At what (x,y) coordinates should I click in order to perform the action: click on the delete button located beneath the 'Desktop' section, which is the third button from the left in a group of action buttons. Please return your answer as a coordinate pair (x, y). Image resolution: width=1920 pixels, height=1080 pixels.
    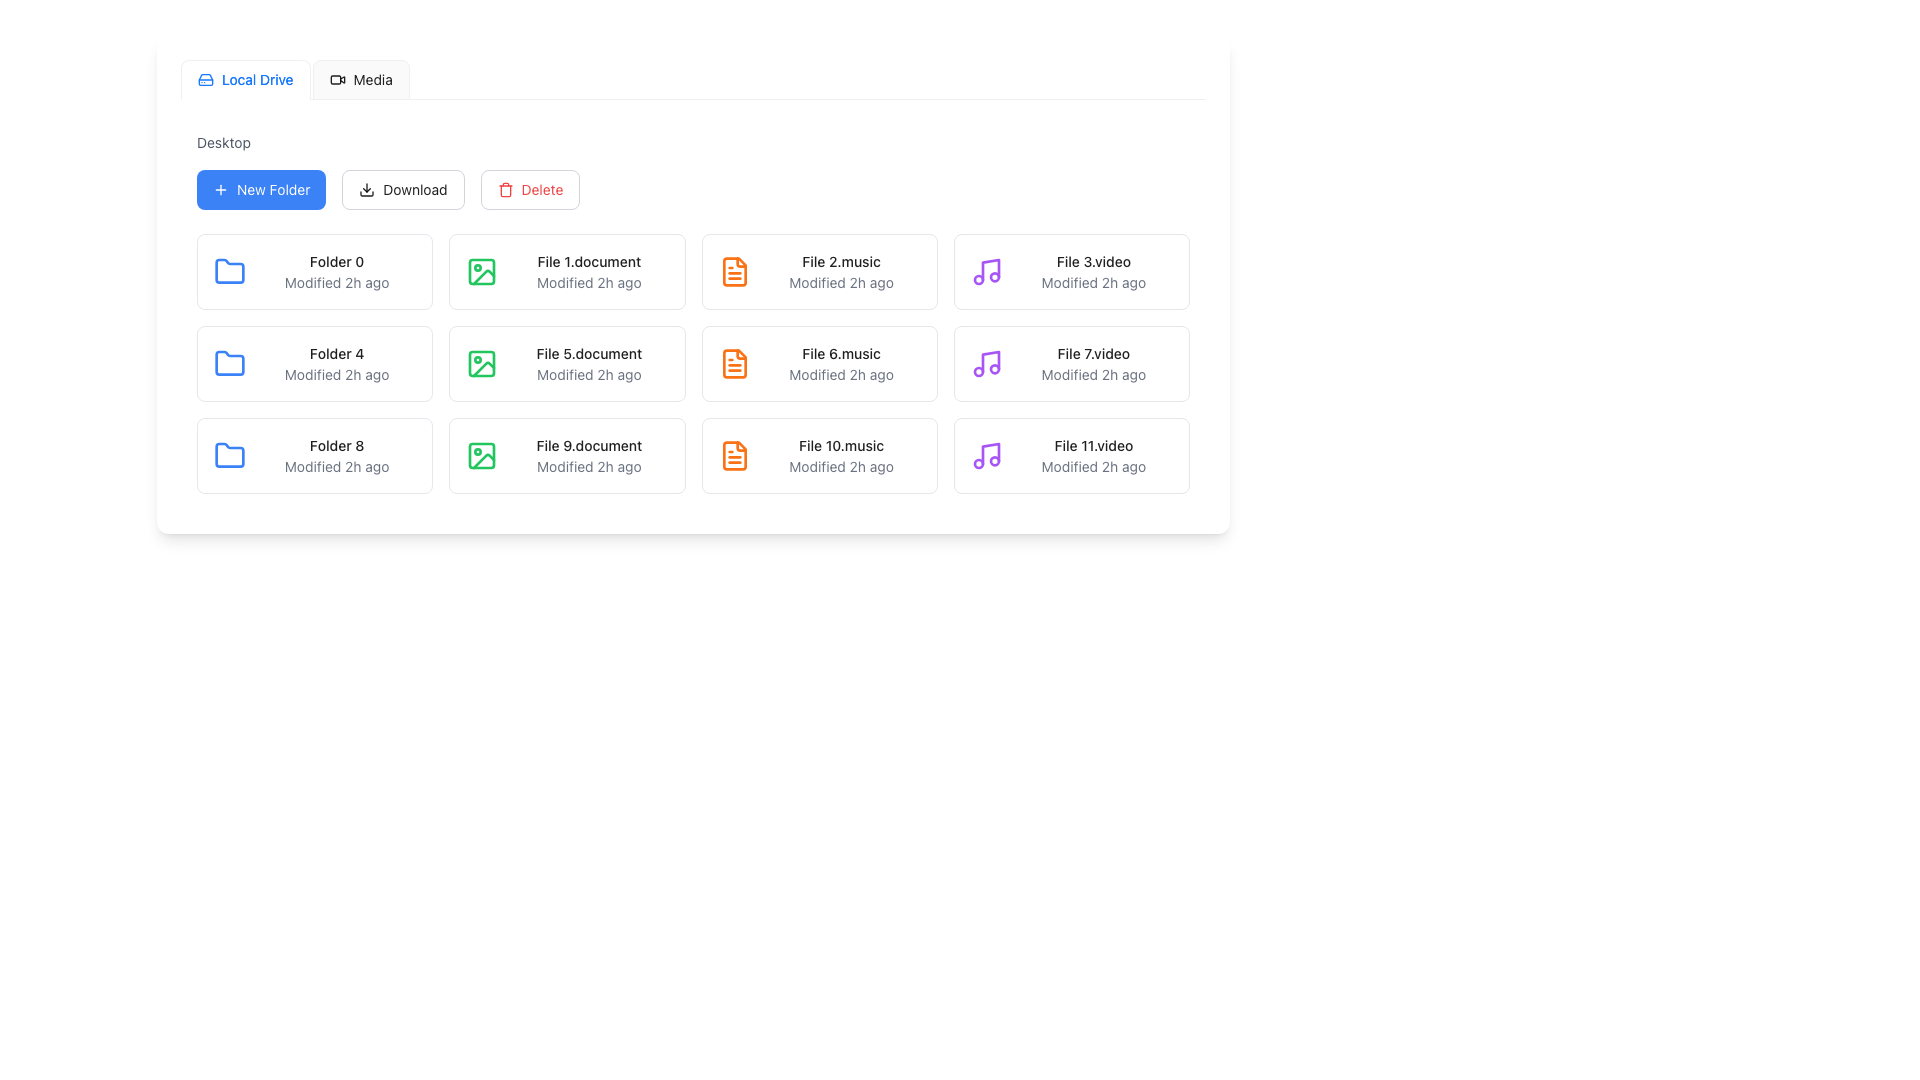
    Looking at the image, I should click on (529, 189).